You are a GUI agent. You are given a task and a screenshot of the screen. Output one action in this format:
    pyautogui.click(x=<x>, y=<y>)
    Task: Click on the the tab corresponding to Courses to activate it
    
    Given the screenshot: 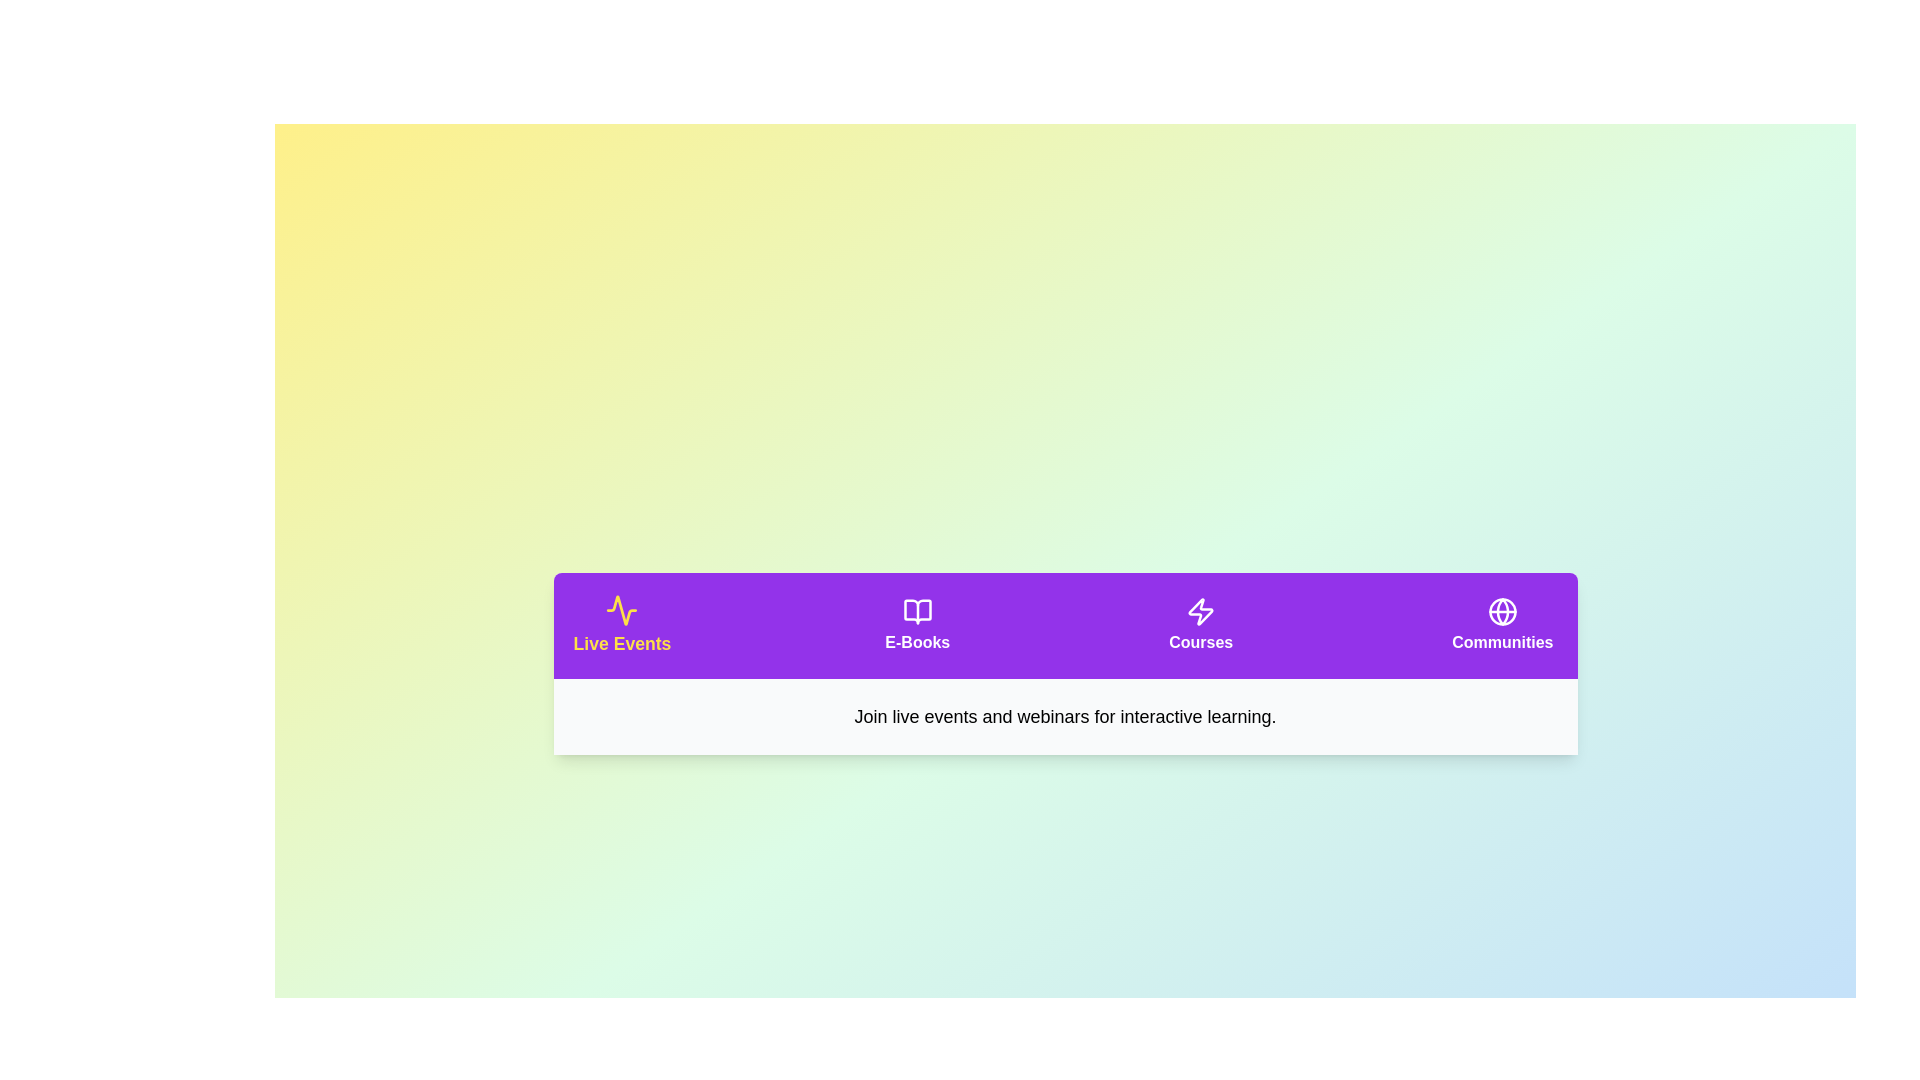 What is the action you would take?
    pyautogui.click(x=1200, y=624)
    